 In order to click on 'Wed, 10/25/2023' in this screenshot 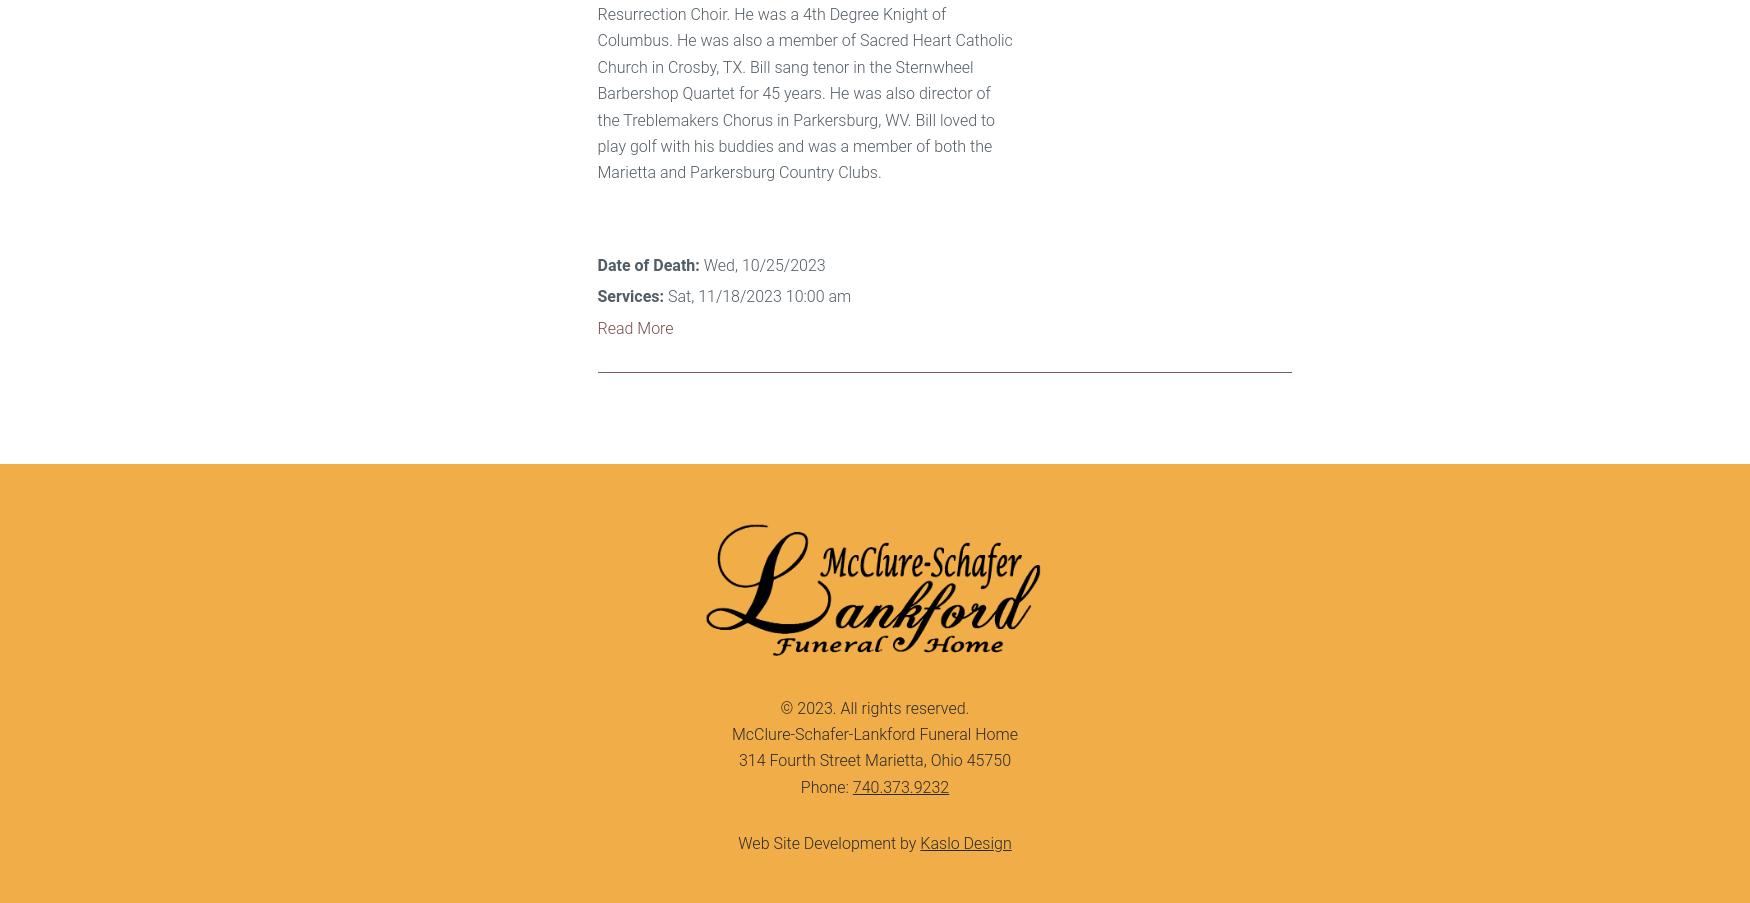, I will do `click(760, 264)`.